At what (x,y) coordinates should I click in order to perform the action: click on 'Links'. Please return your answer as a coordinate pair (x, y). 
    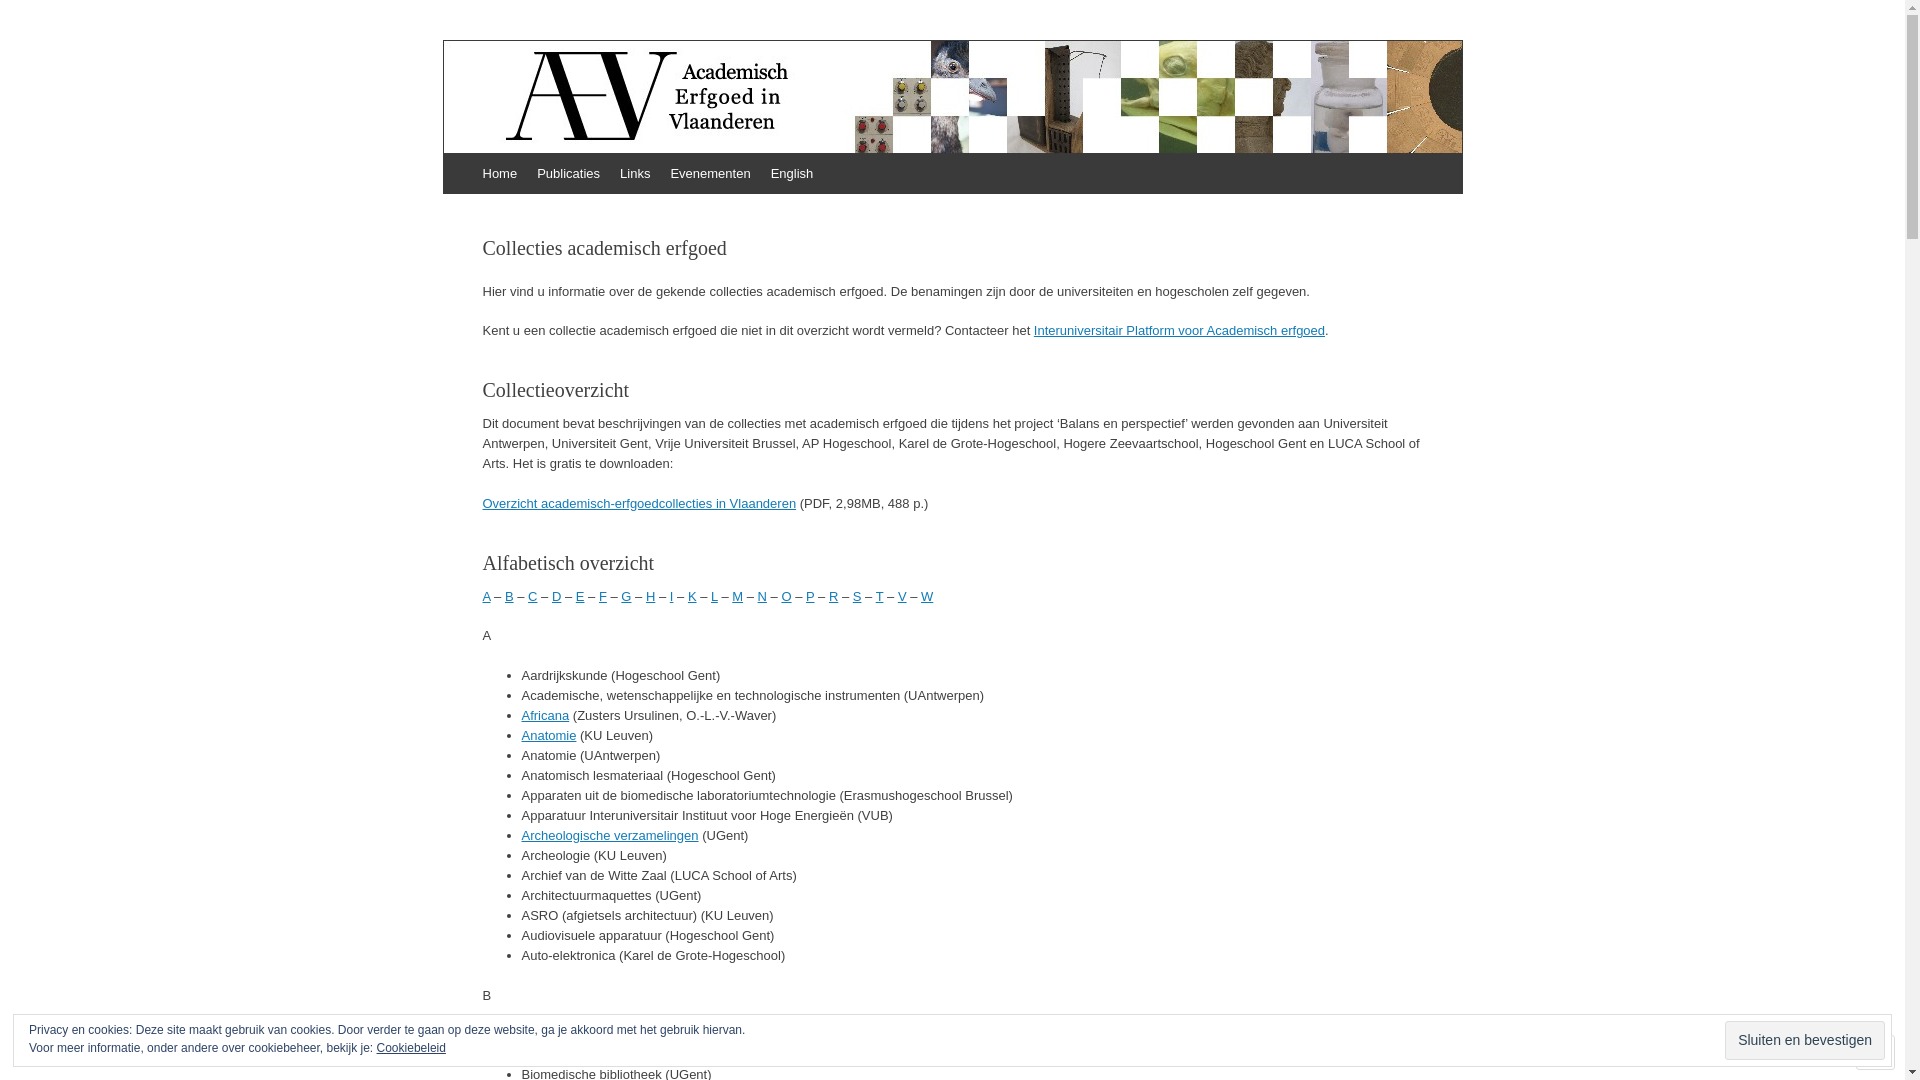
    Looking at the image, I should click on (633, 172).